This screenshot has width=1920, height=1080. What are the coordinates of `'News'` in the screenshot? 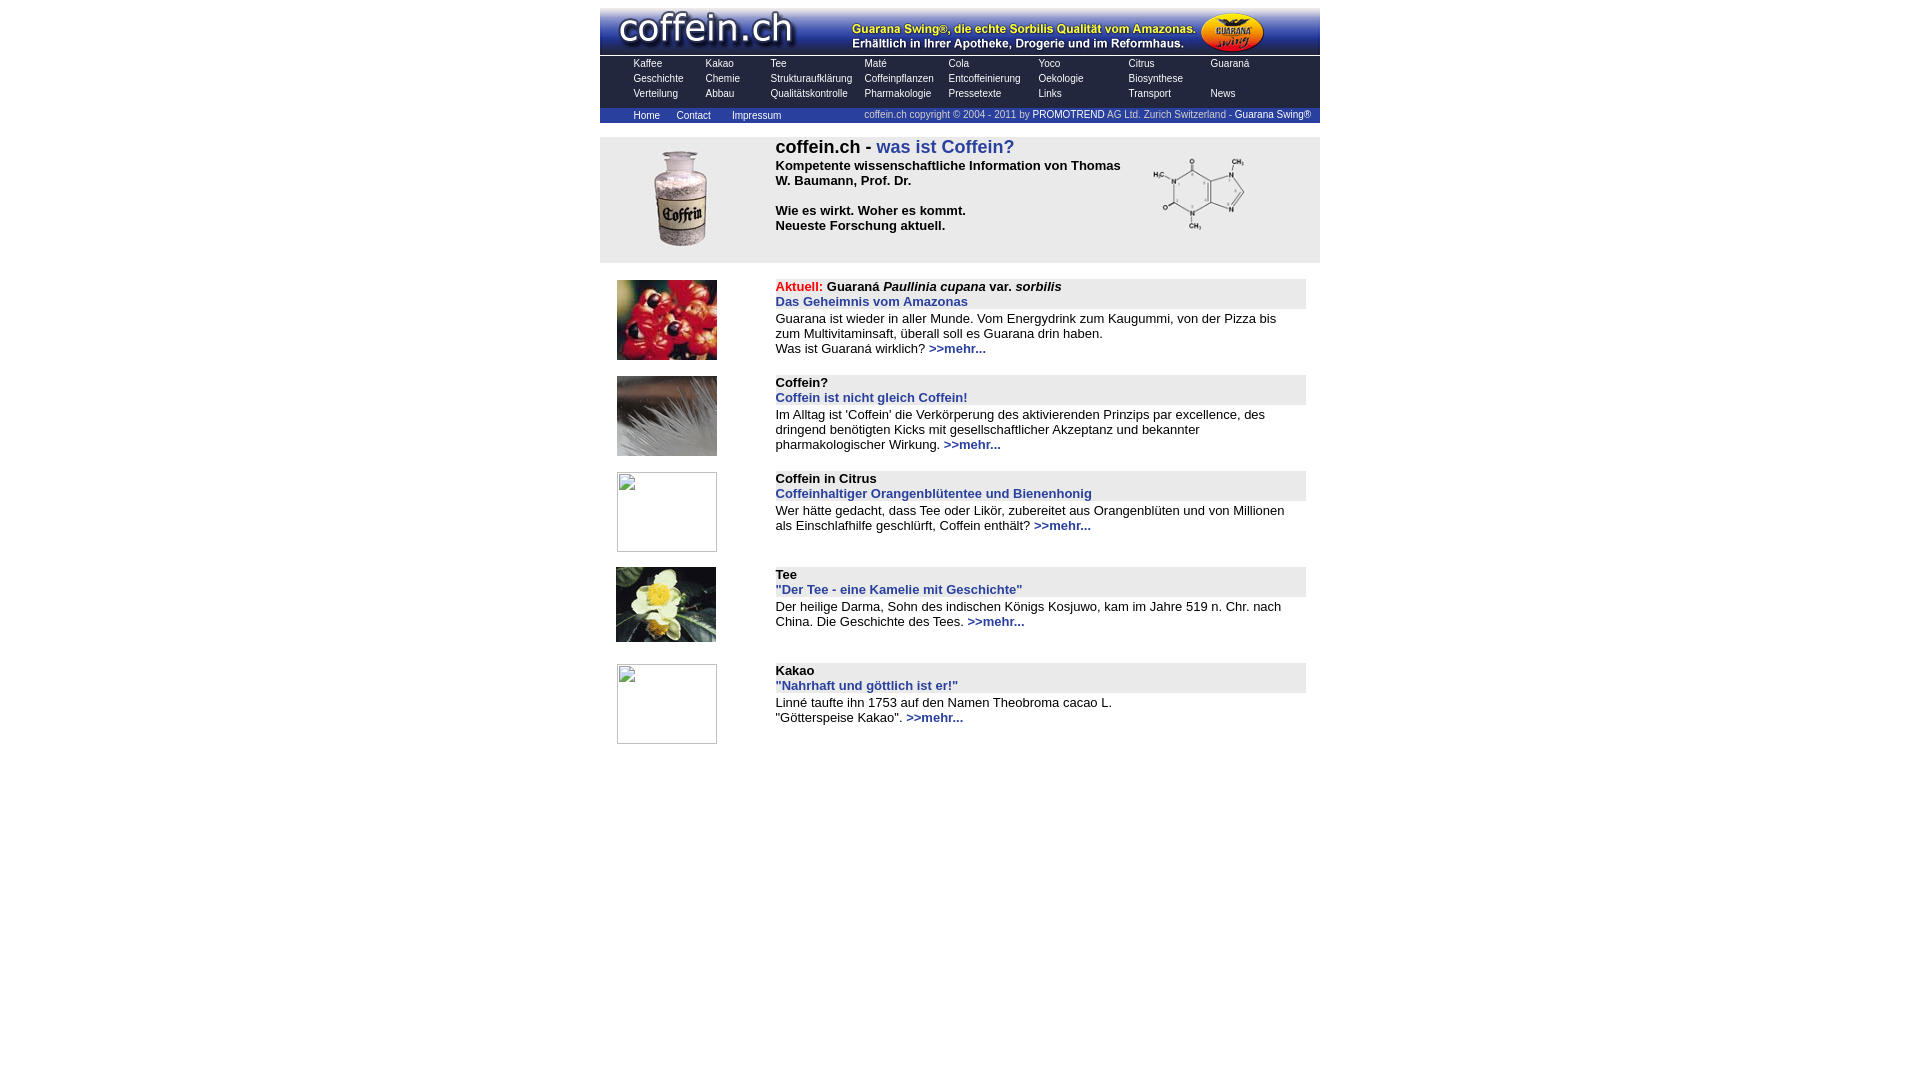 It's located at (1221, 93).